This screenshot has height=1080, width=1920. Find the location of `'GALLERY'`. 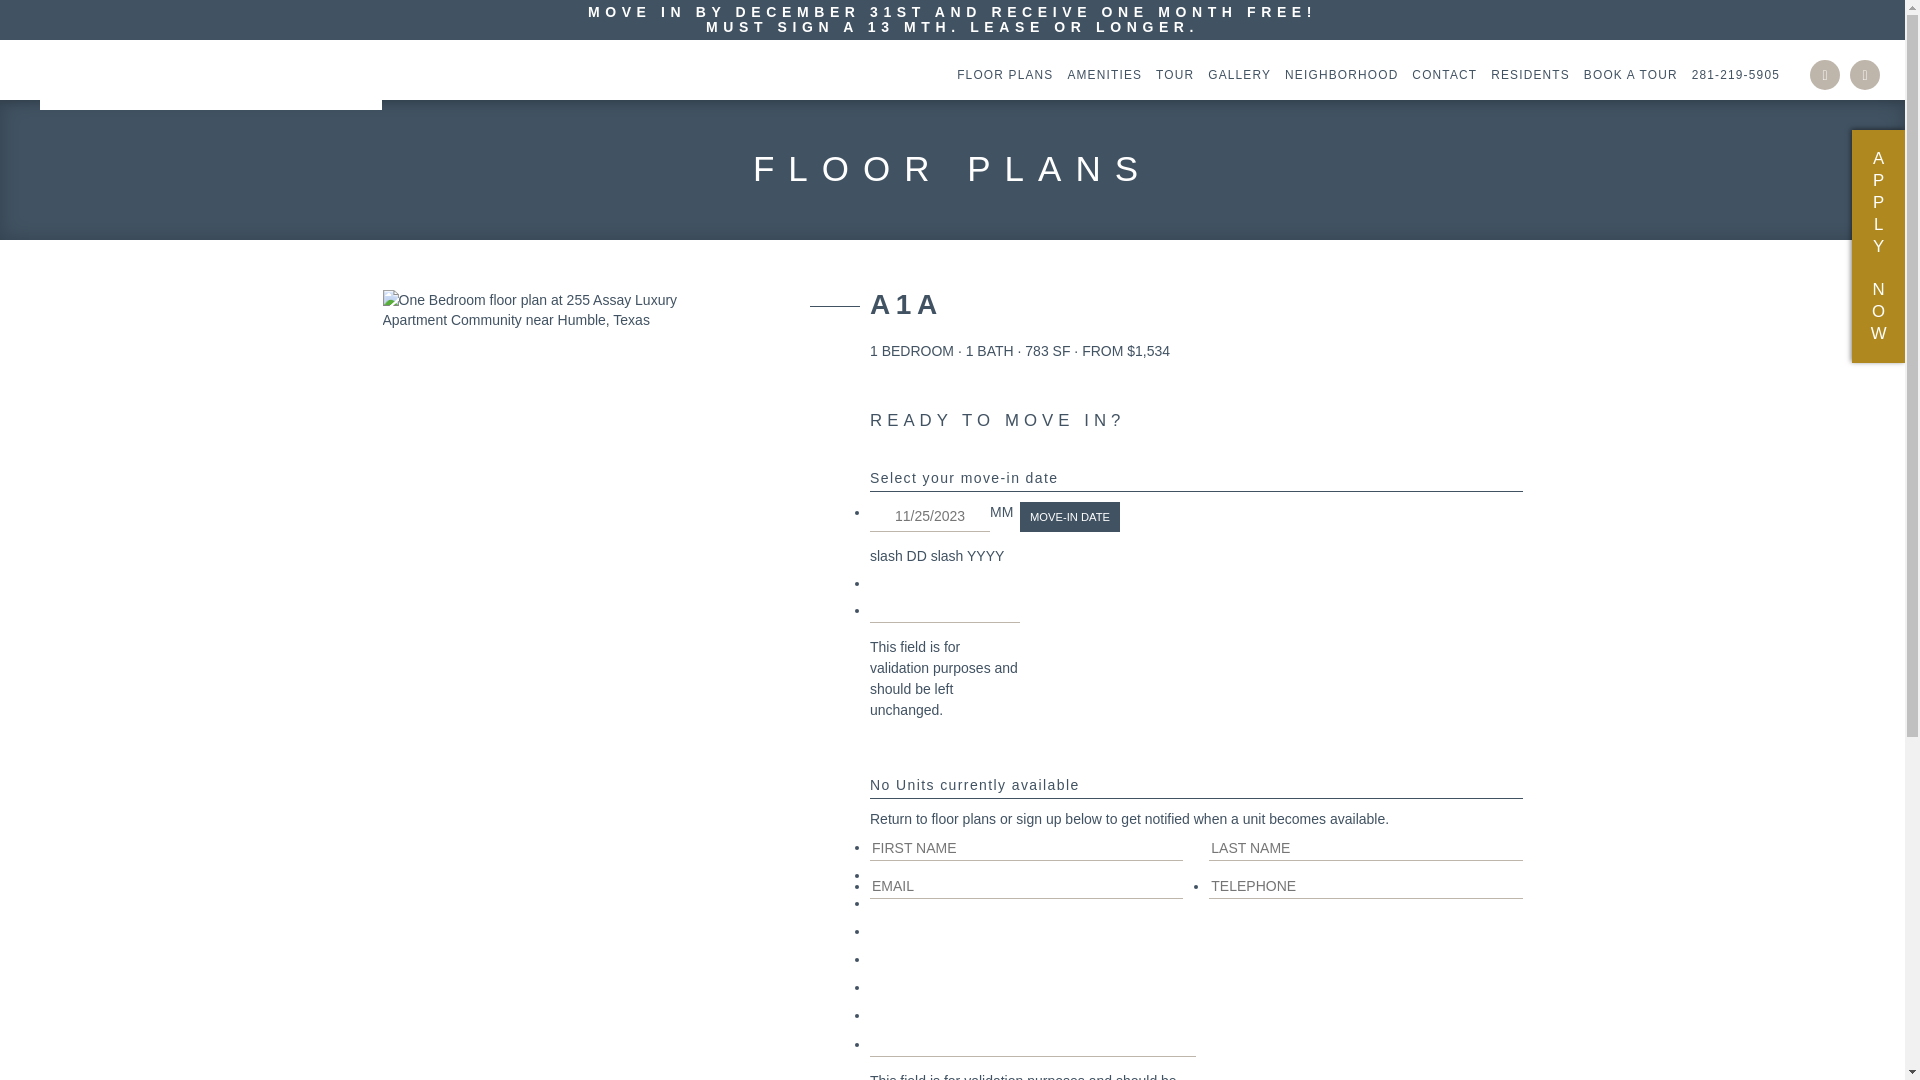

'GALLERY' is located at coordinates (1233, 73).